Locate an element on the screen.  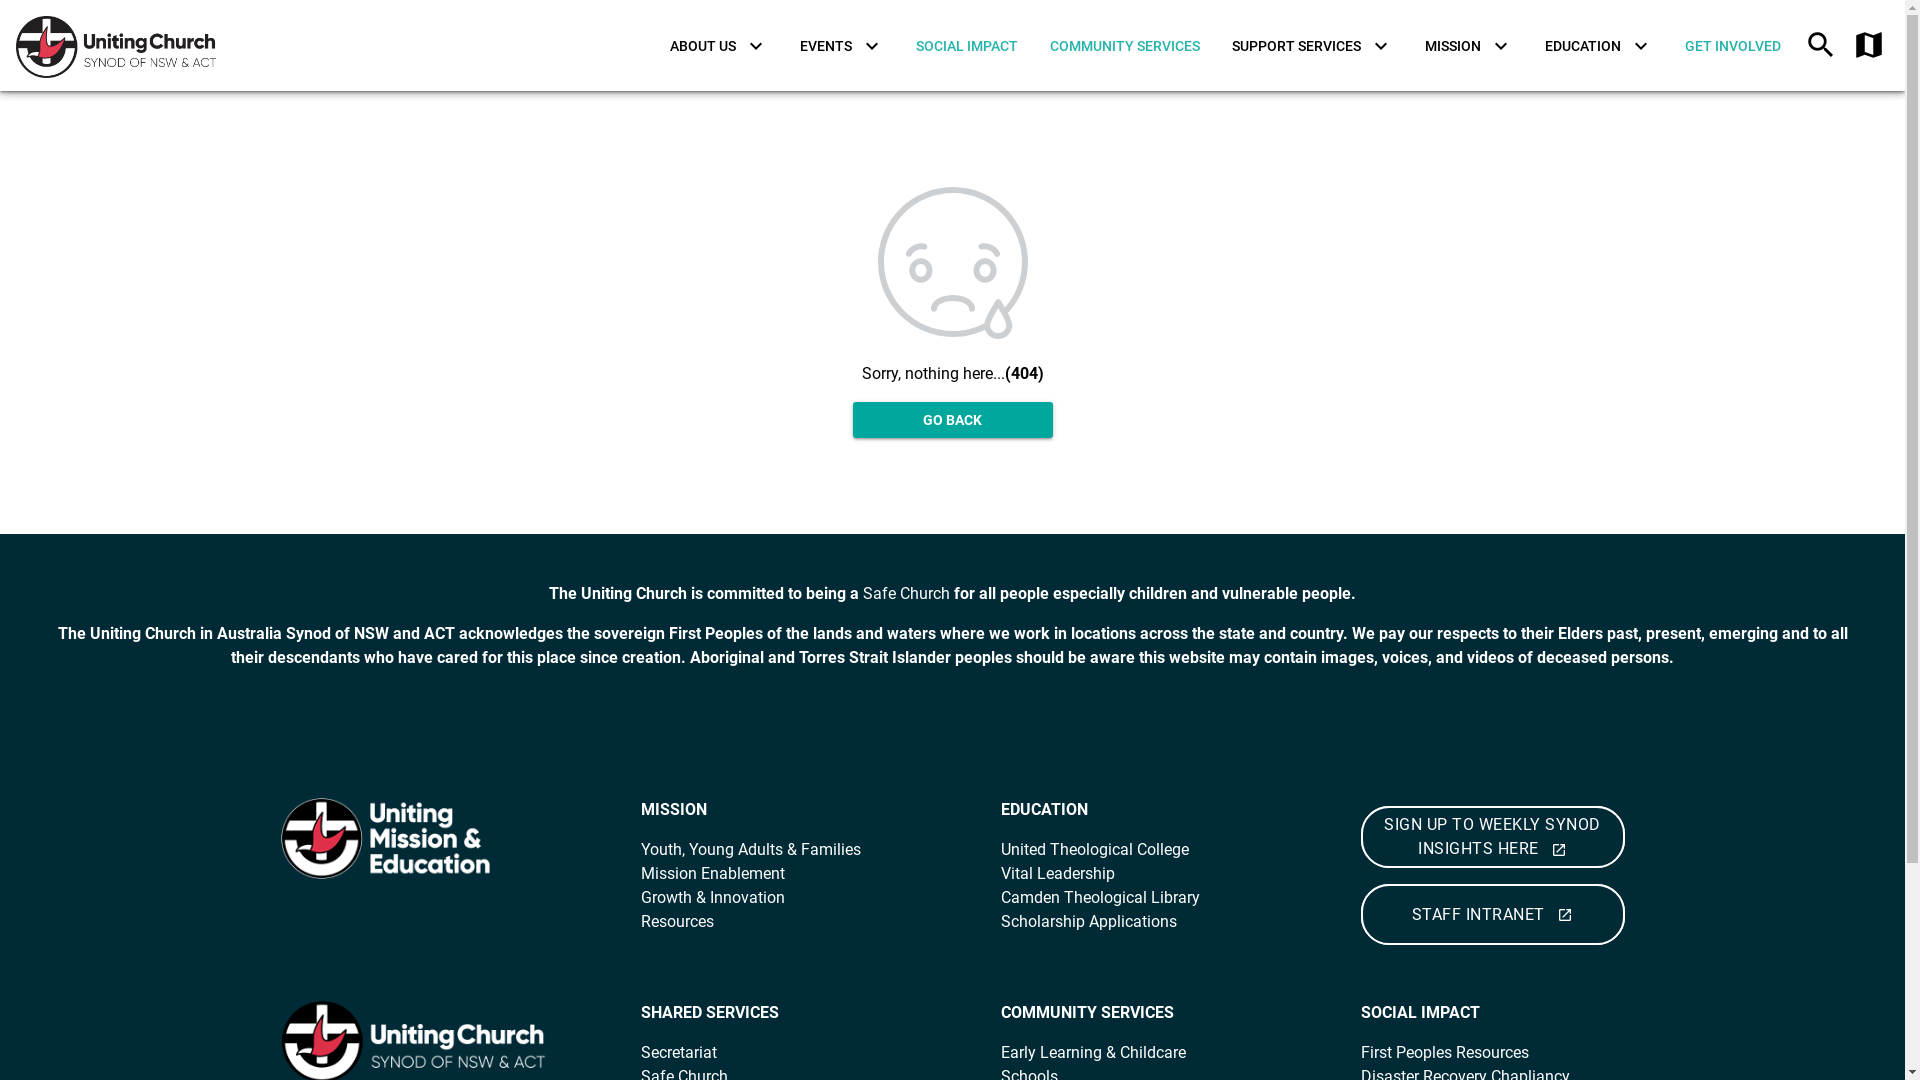
'GET INVOLVED' is located at coordinates (1731, 45).